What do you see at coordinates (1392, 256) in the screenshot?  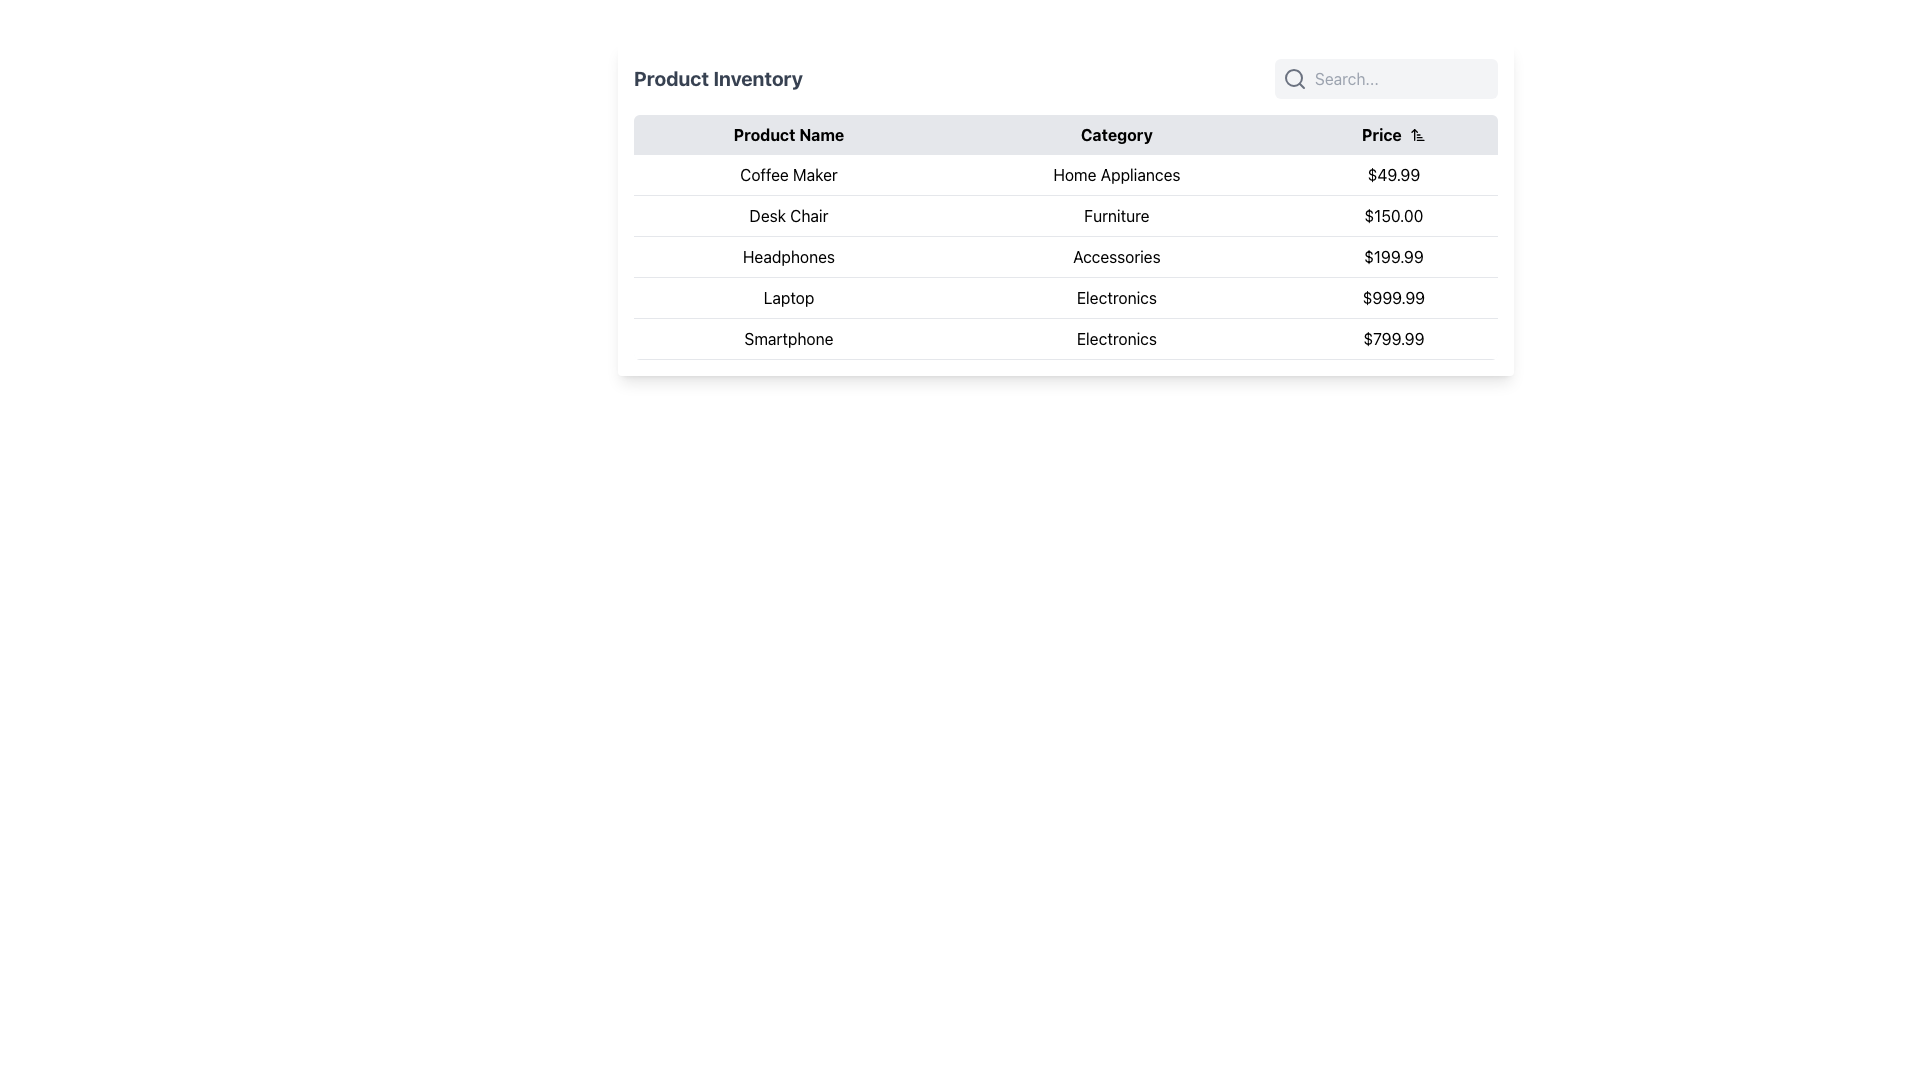 I see `the price text displaying '$199.99' in black font, located in the 'Price' column of the table, aligned horizontally with 'Accessories' and 'Headphones'` at bounding box center [1392, 256].